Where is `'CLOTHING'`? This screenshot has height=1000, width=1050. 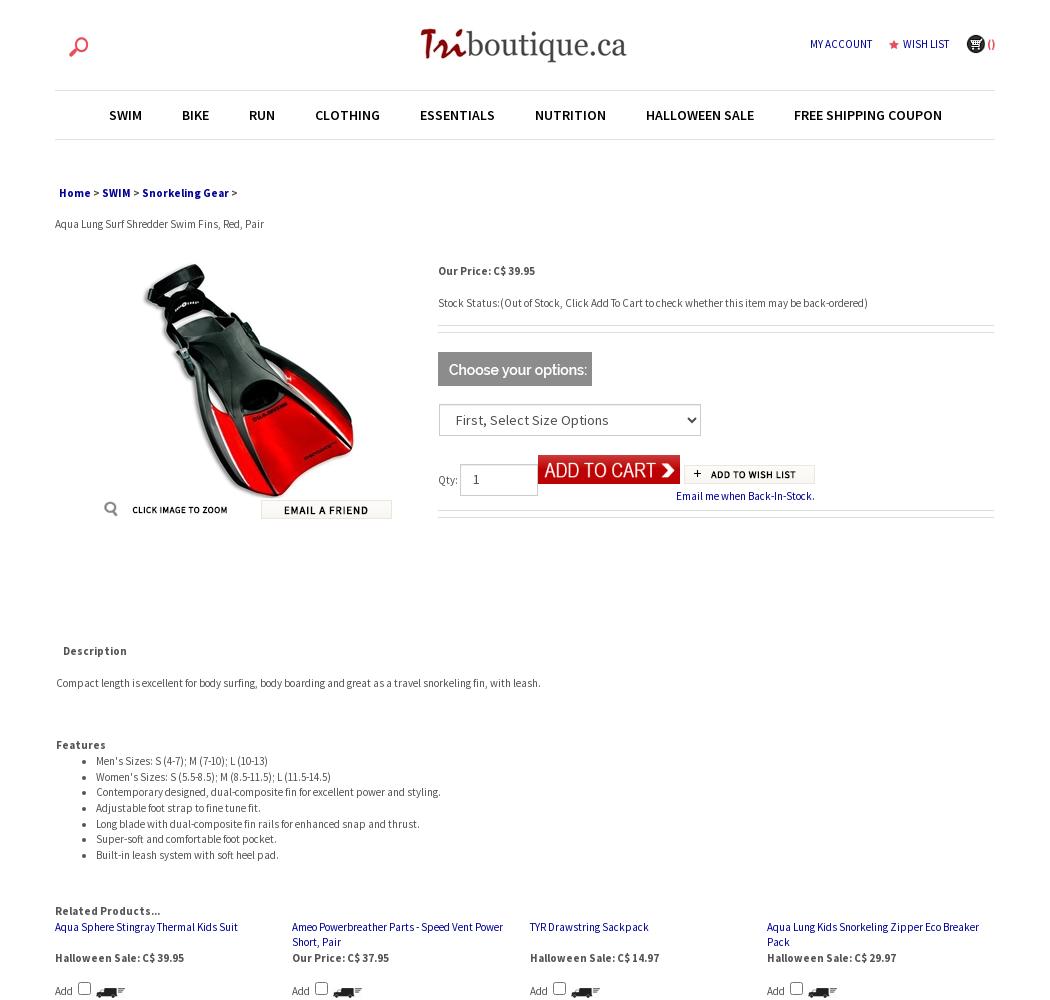
'CLOTHING' is located at coordinates (313, 114).